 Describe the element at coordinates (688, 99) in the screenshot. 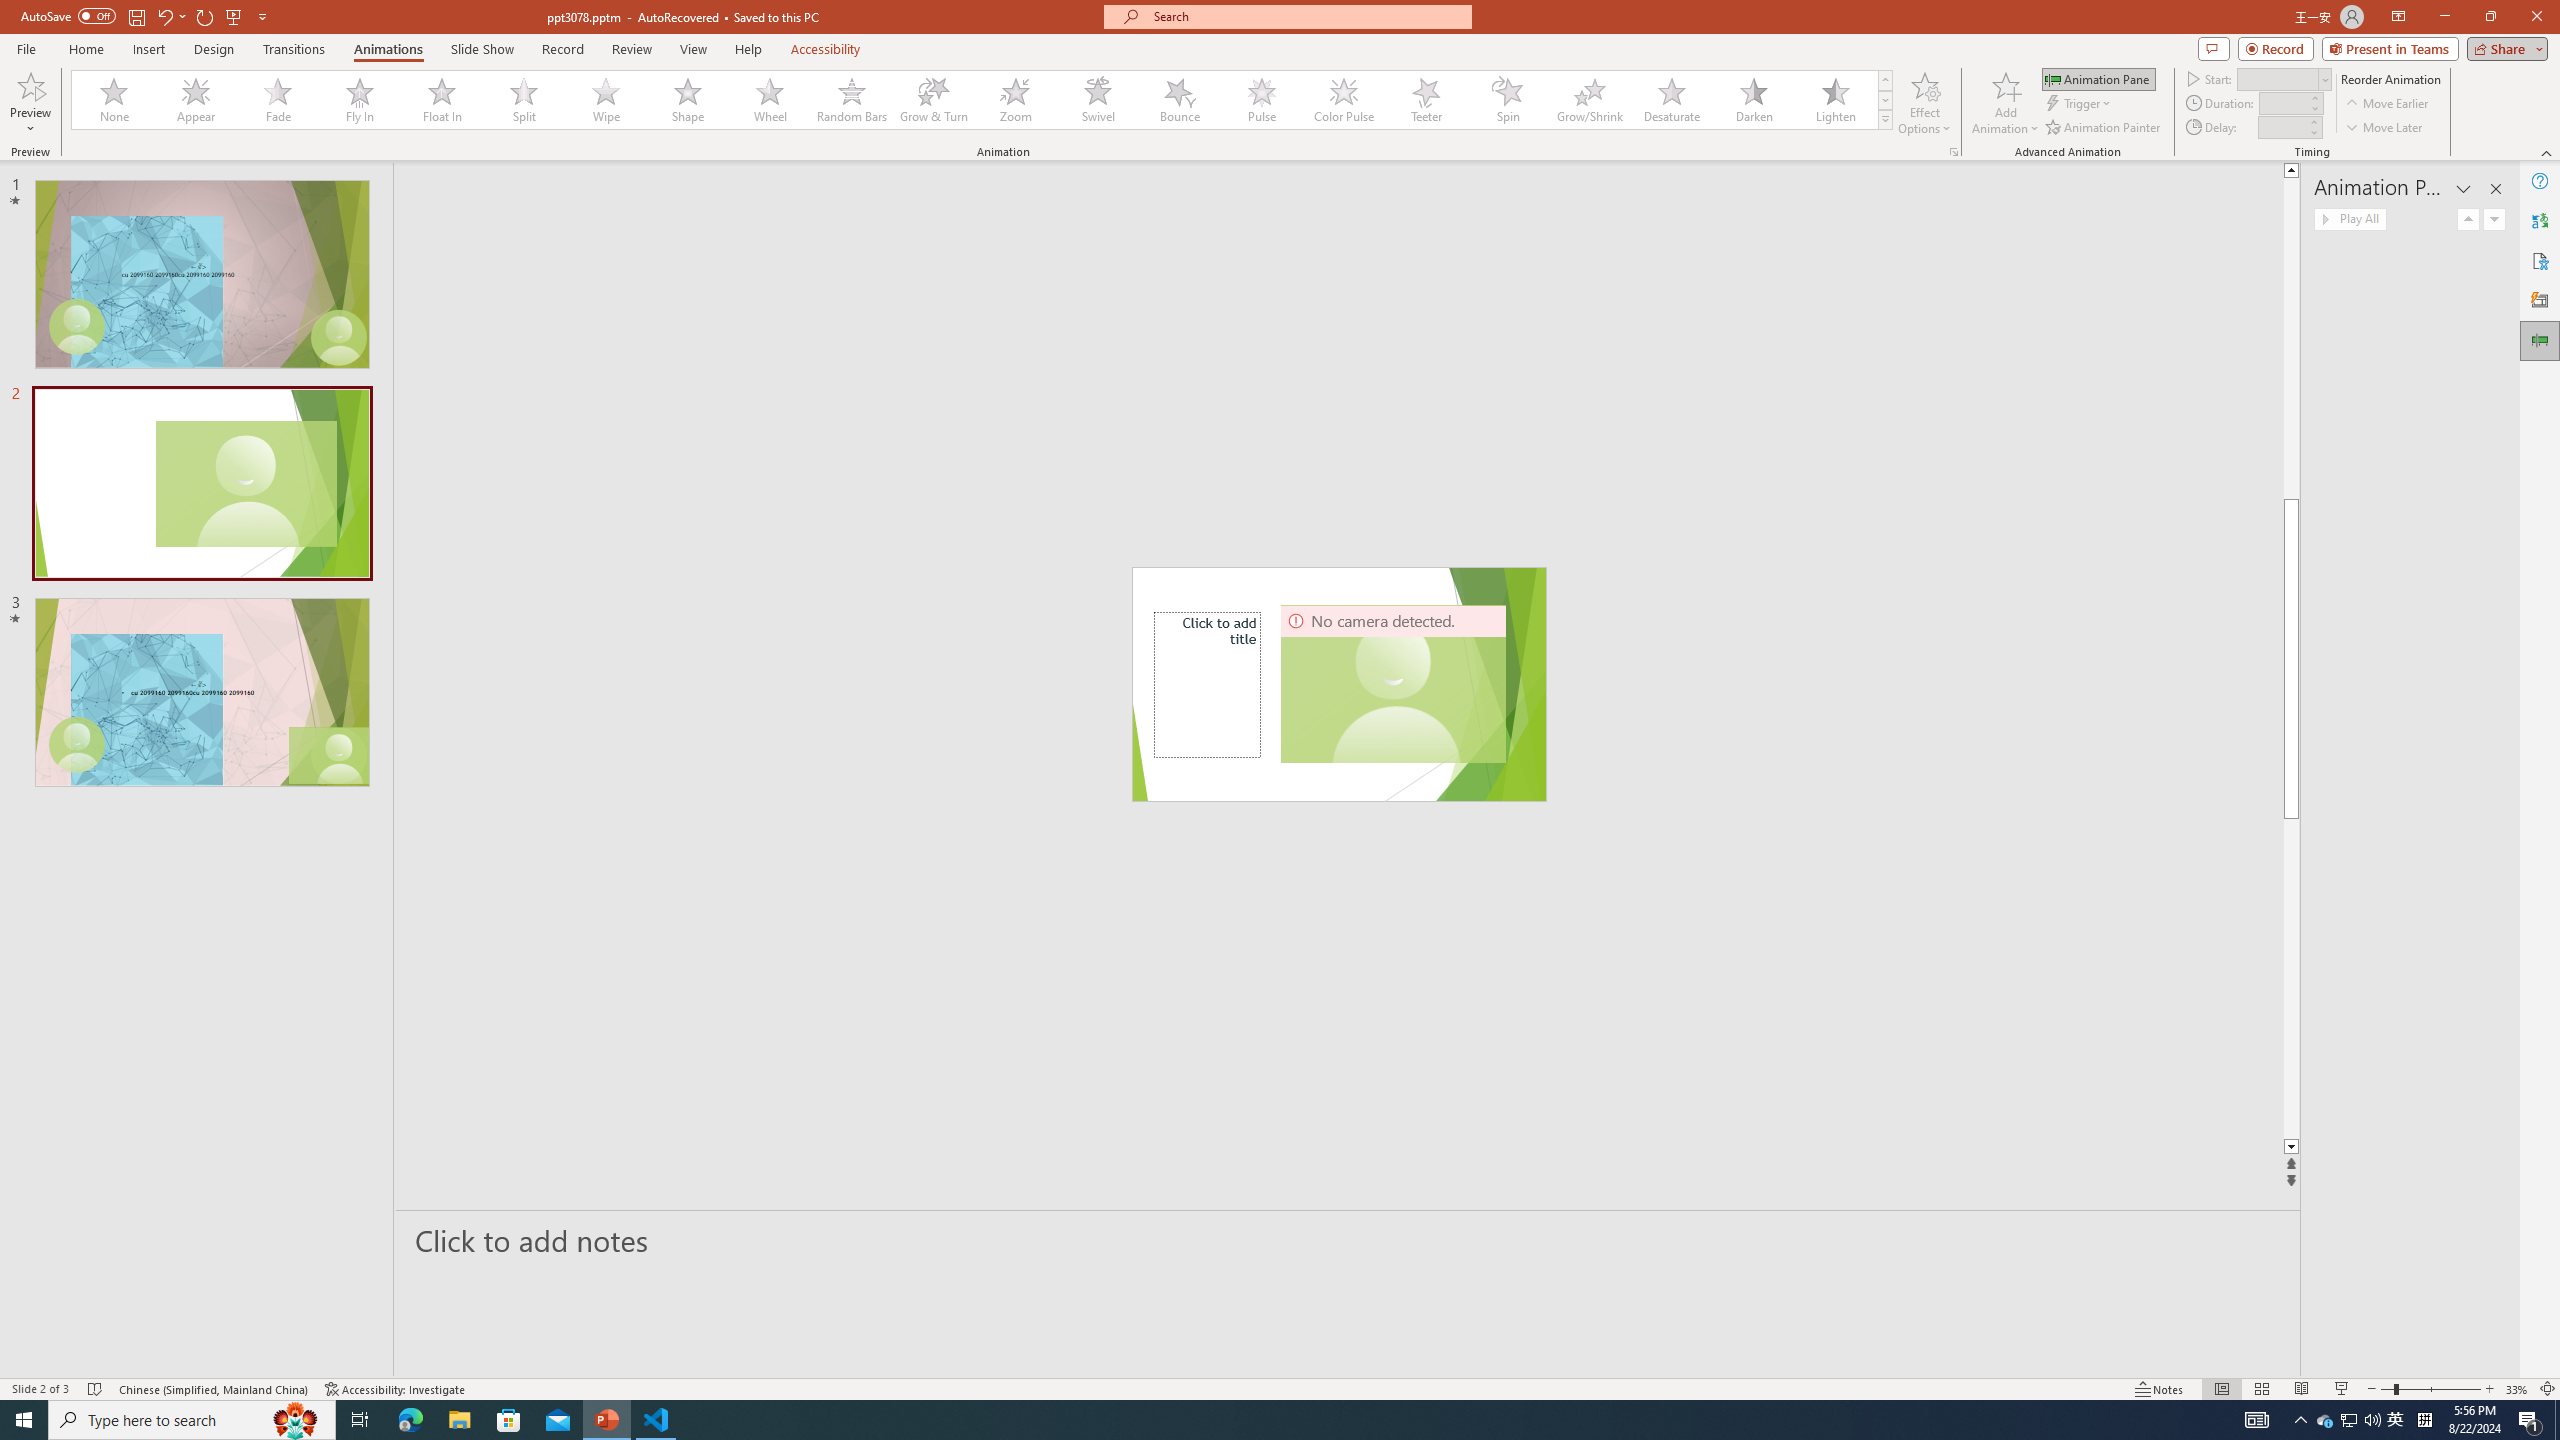

I see `'Shape'` at that location.